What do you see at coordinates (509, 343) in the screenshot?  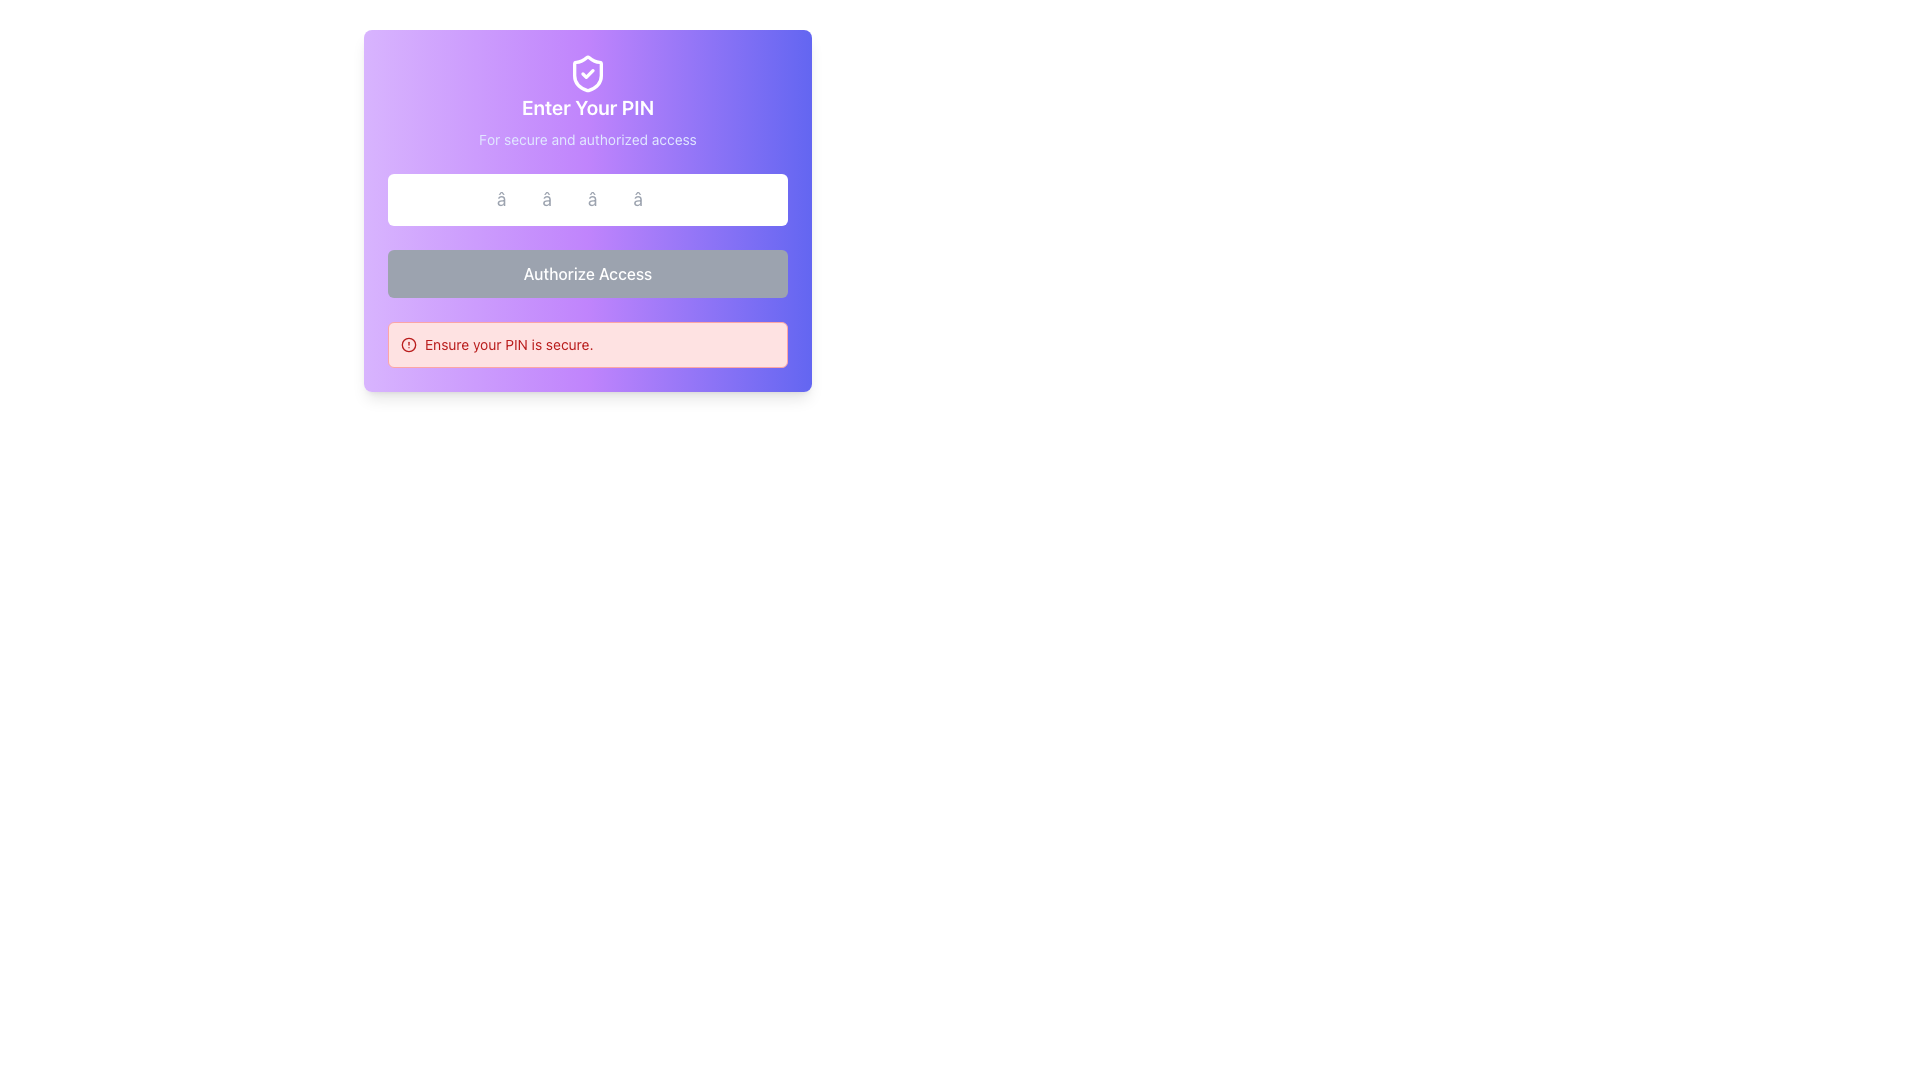 I see `advisory message displayed in the text label located towards the bottom section of the login form interface, adjacent to the alert icon` at bounding box center [509, 343].